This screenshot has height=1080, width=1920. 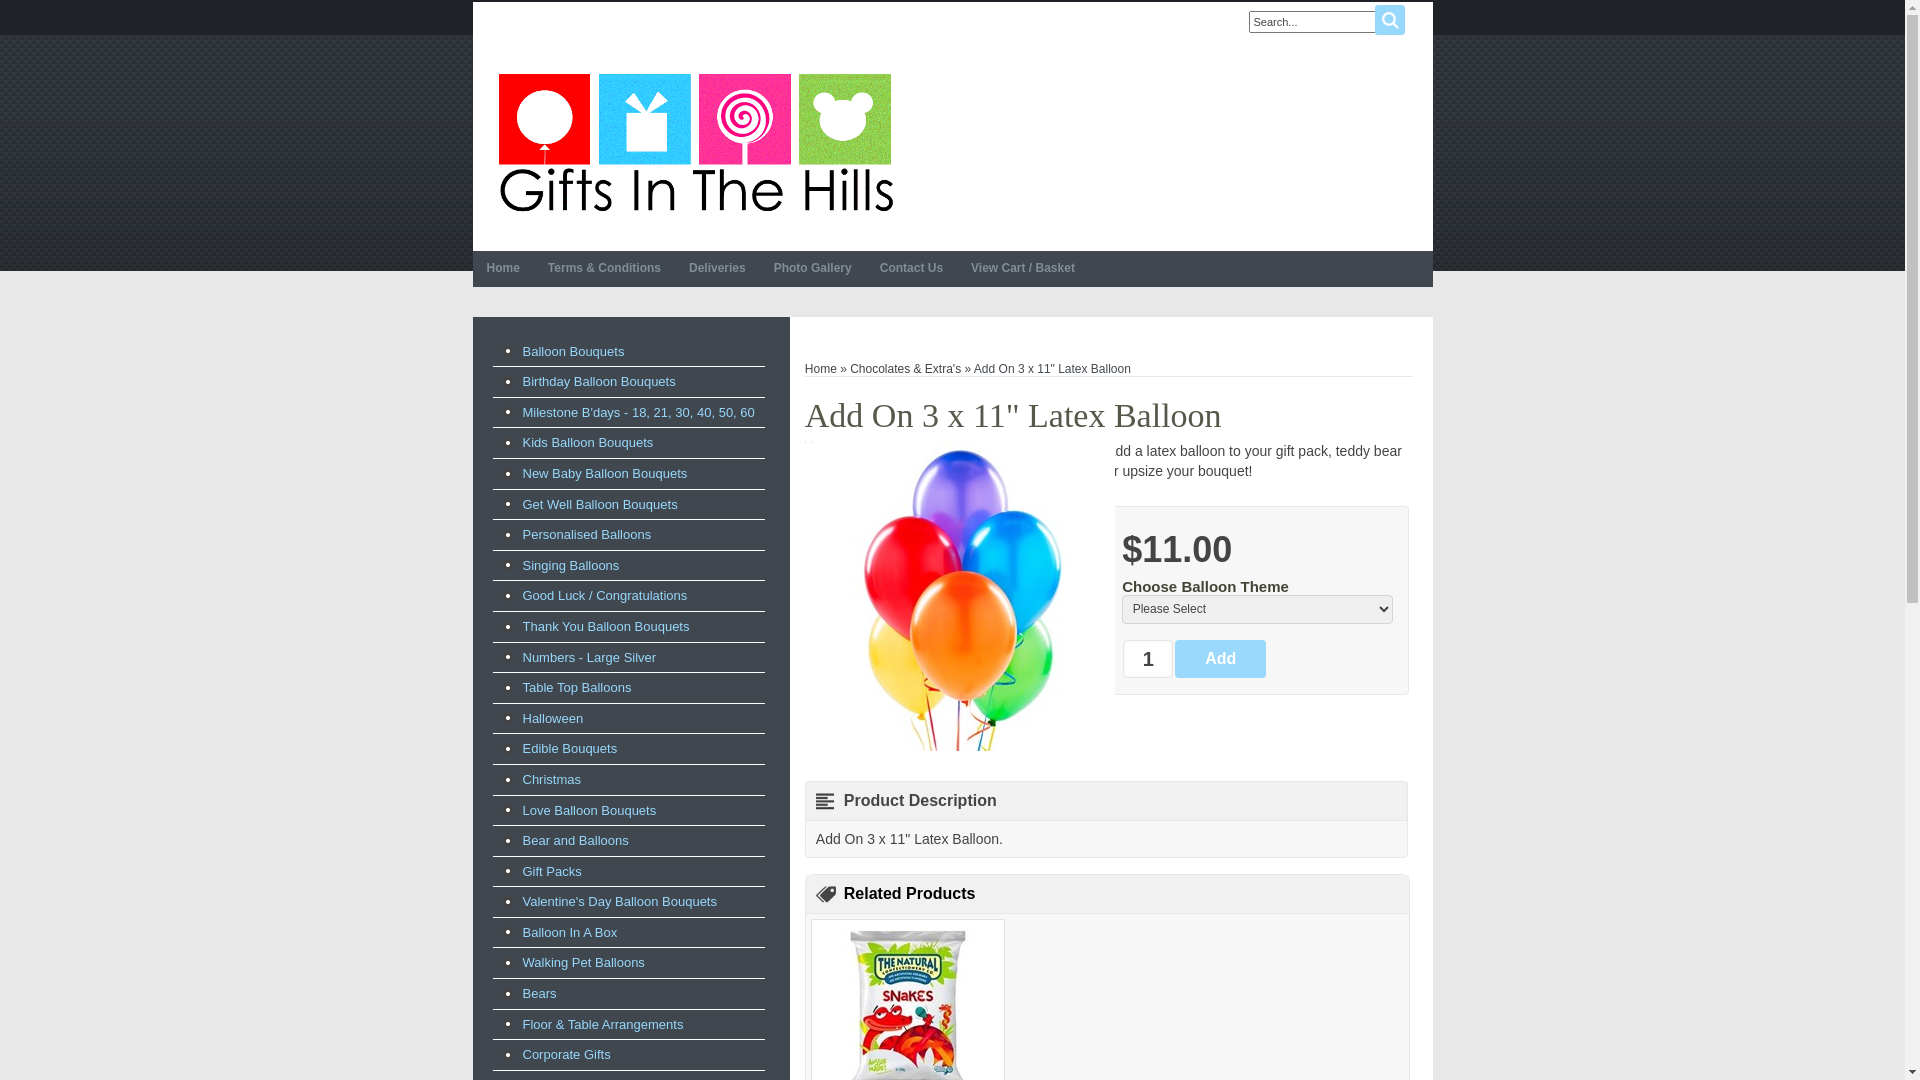 What do you see at coordinates (491, 962) in the screenshot?
I see `'Walking Pet Balloons'` at bounding box center [491, 962].